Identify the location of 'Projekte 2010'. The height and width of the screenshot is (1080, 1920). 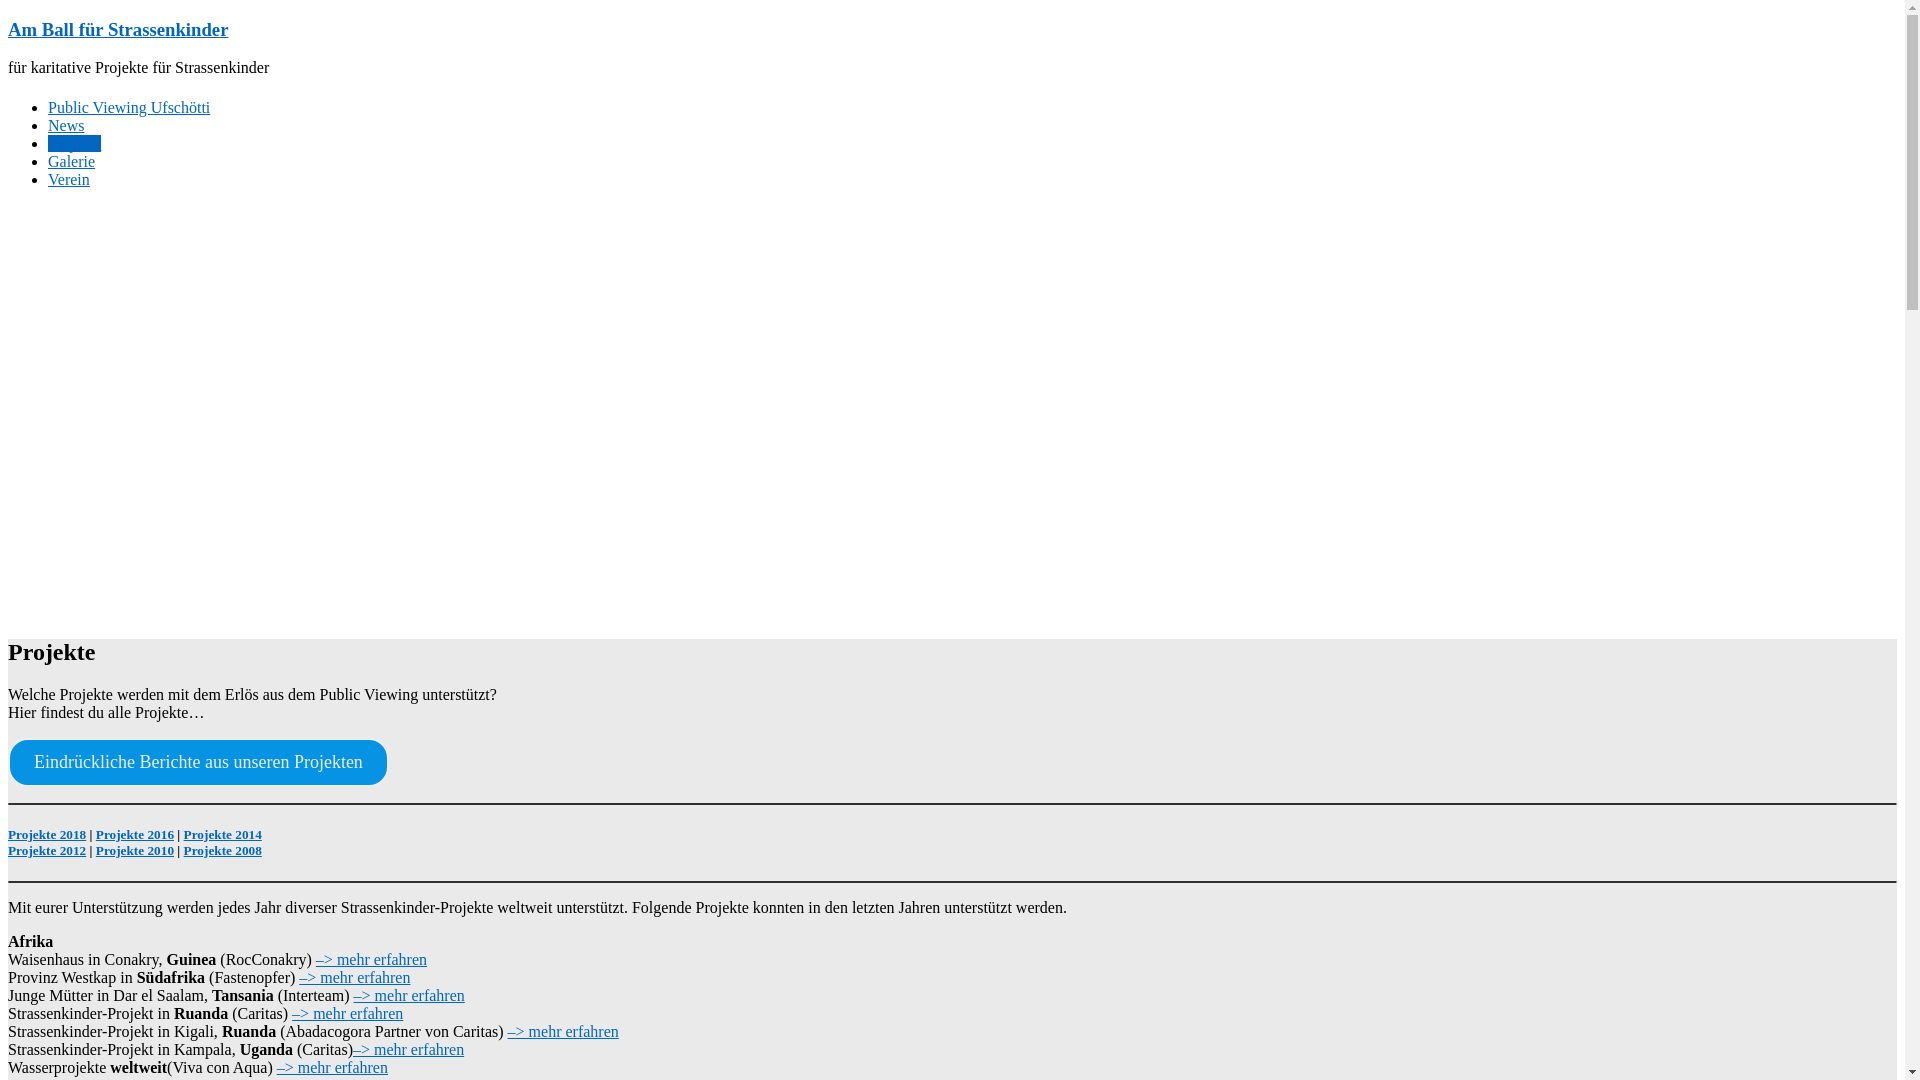
(133, 850).